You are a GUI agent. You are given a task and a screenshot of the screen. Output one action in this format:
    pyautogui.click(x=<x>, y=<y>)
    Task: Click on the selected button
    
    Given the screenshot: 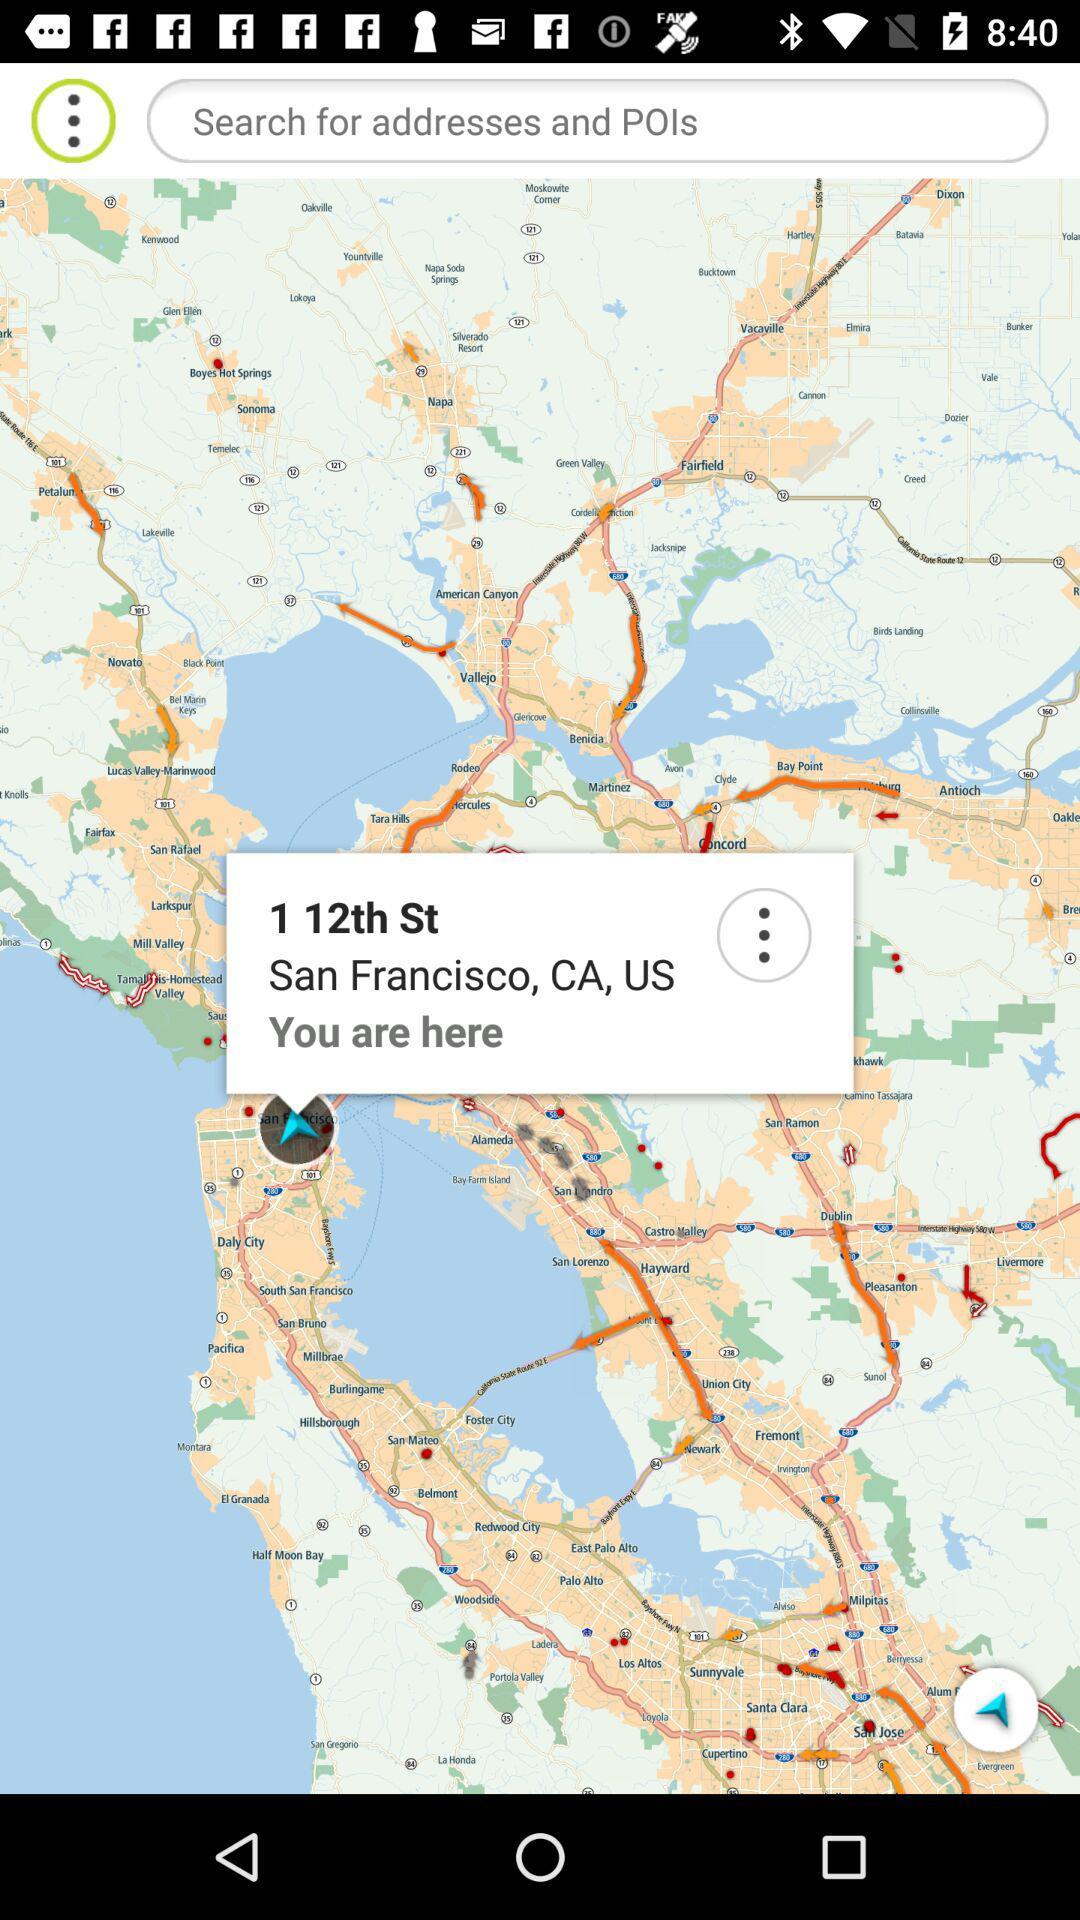 What is the action you would take?
    pyautogui.click(x=995, y=1708)
    